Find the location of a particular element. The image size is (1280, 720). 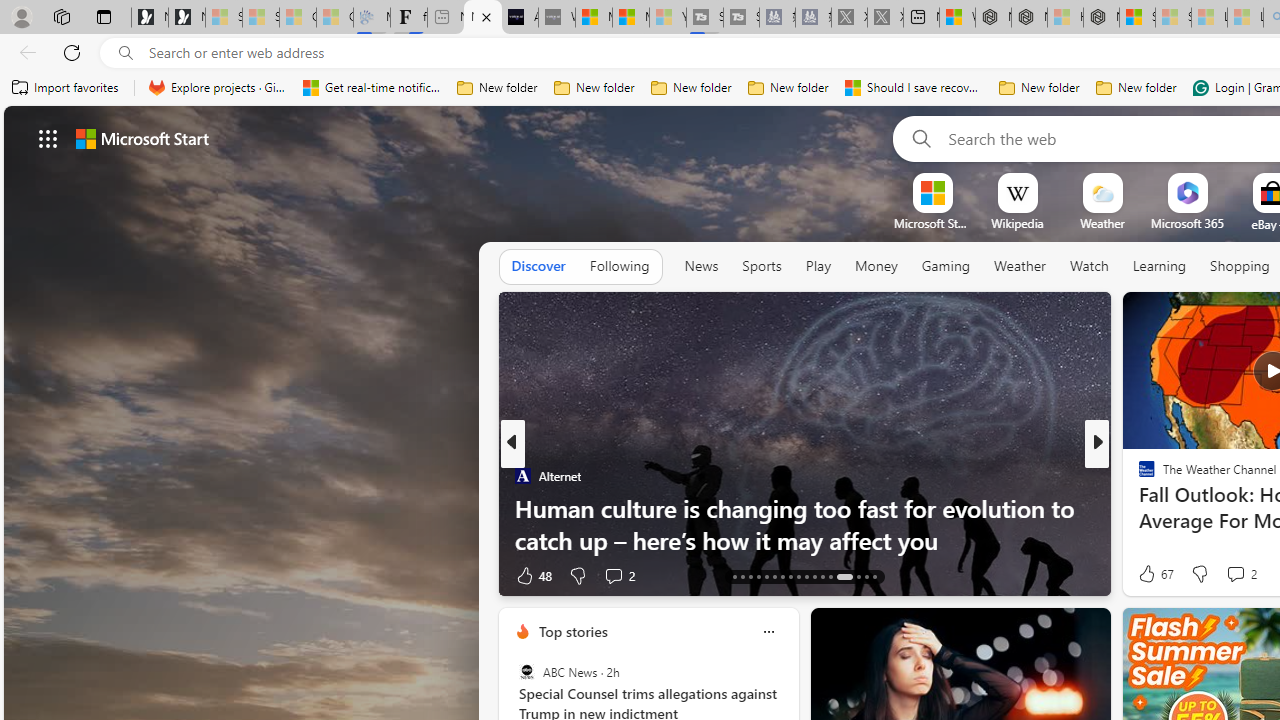

'Learning' is located at coordinates (1159, 266).